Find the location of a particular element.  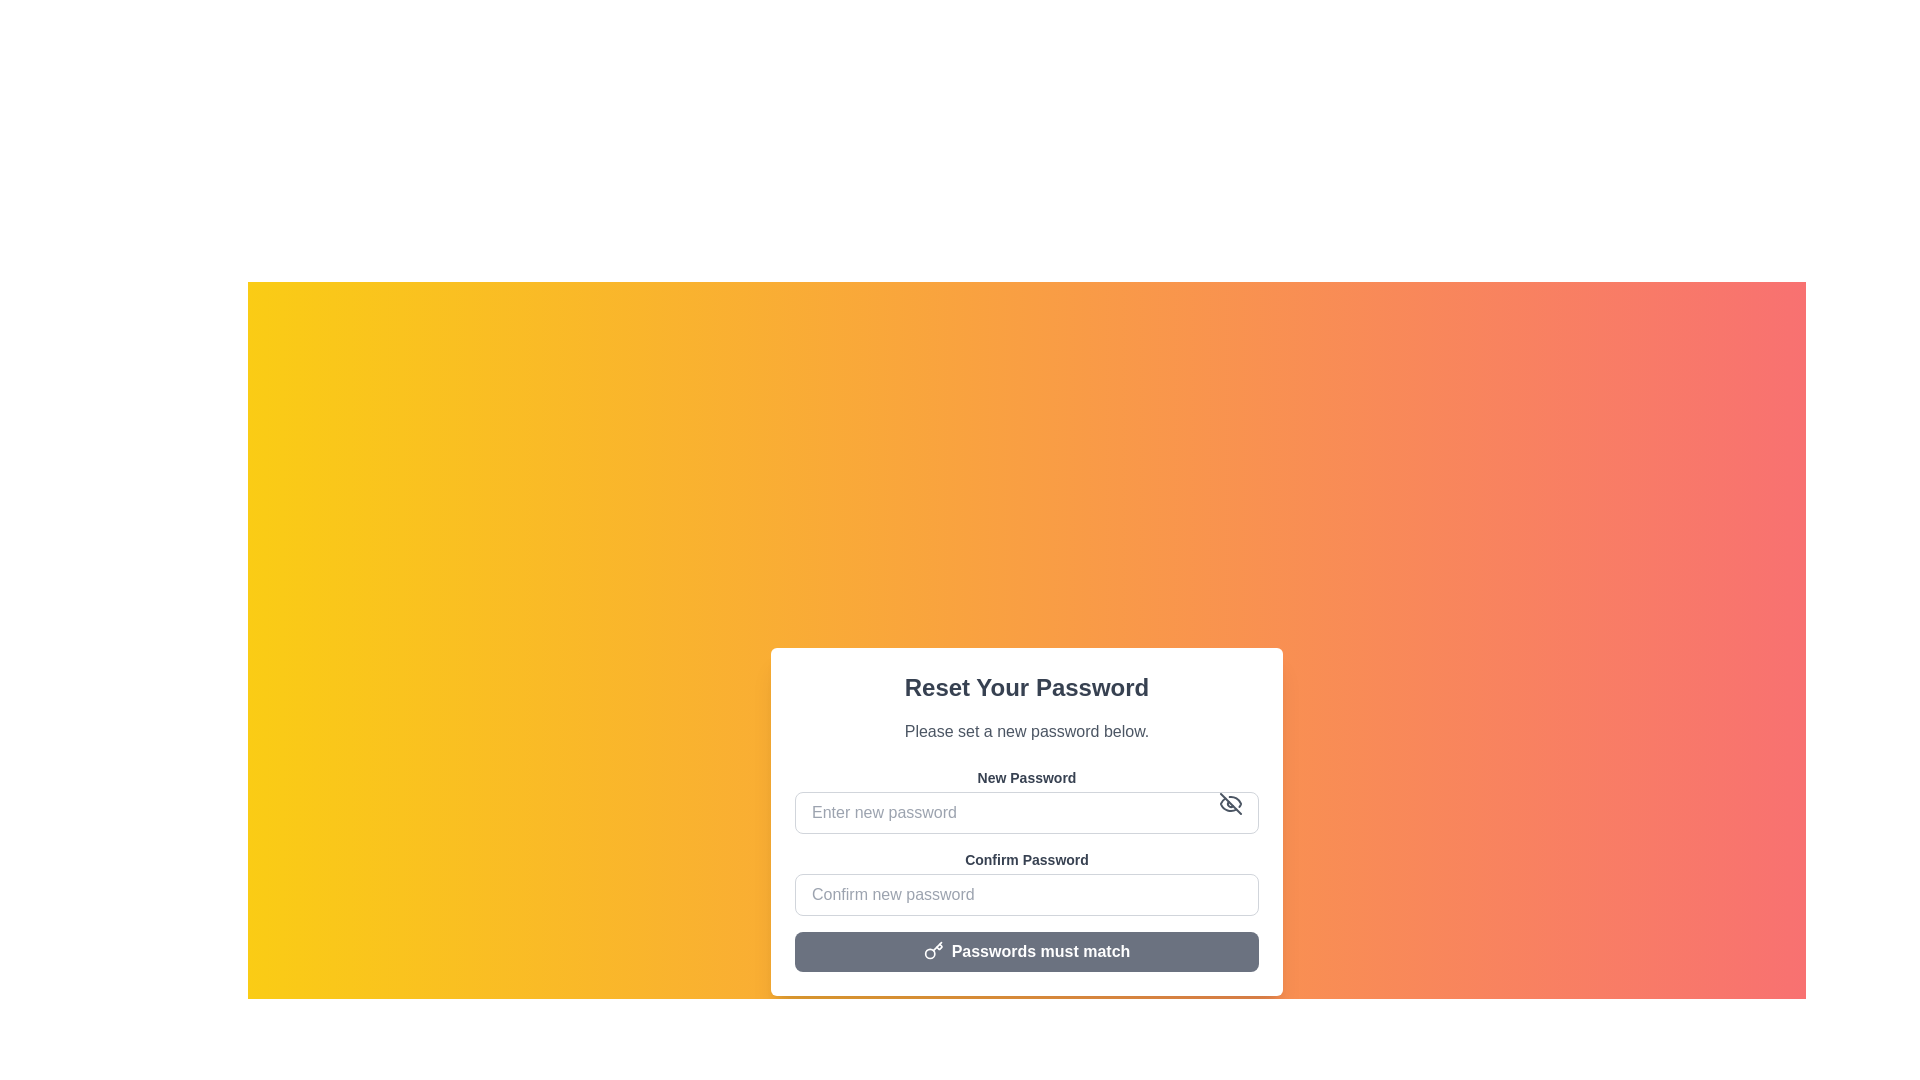

the 'Confirm Password' label, which is located above the input field for confirming the password in the 'Reset Your Password' form is located at coordinates (1027, 859).